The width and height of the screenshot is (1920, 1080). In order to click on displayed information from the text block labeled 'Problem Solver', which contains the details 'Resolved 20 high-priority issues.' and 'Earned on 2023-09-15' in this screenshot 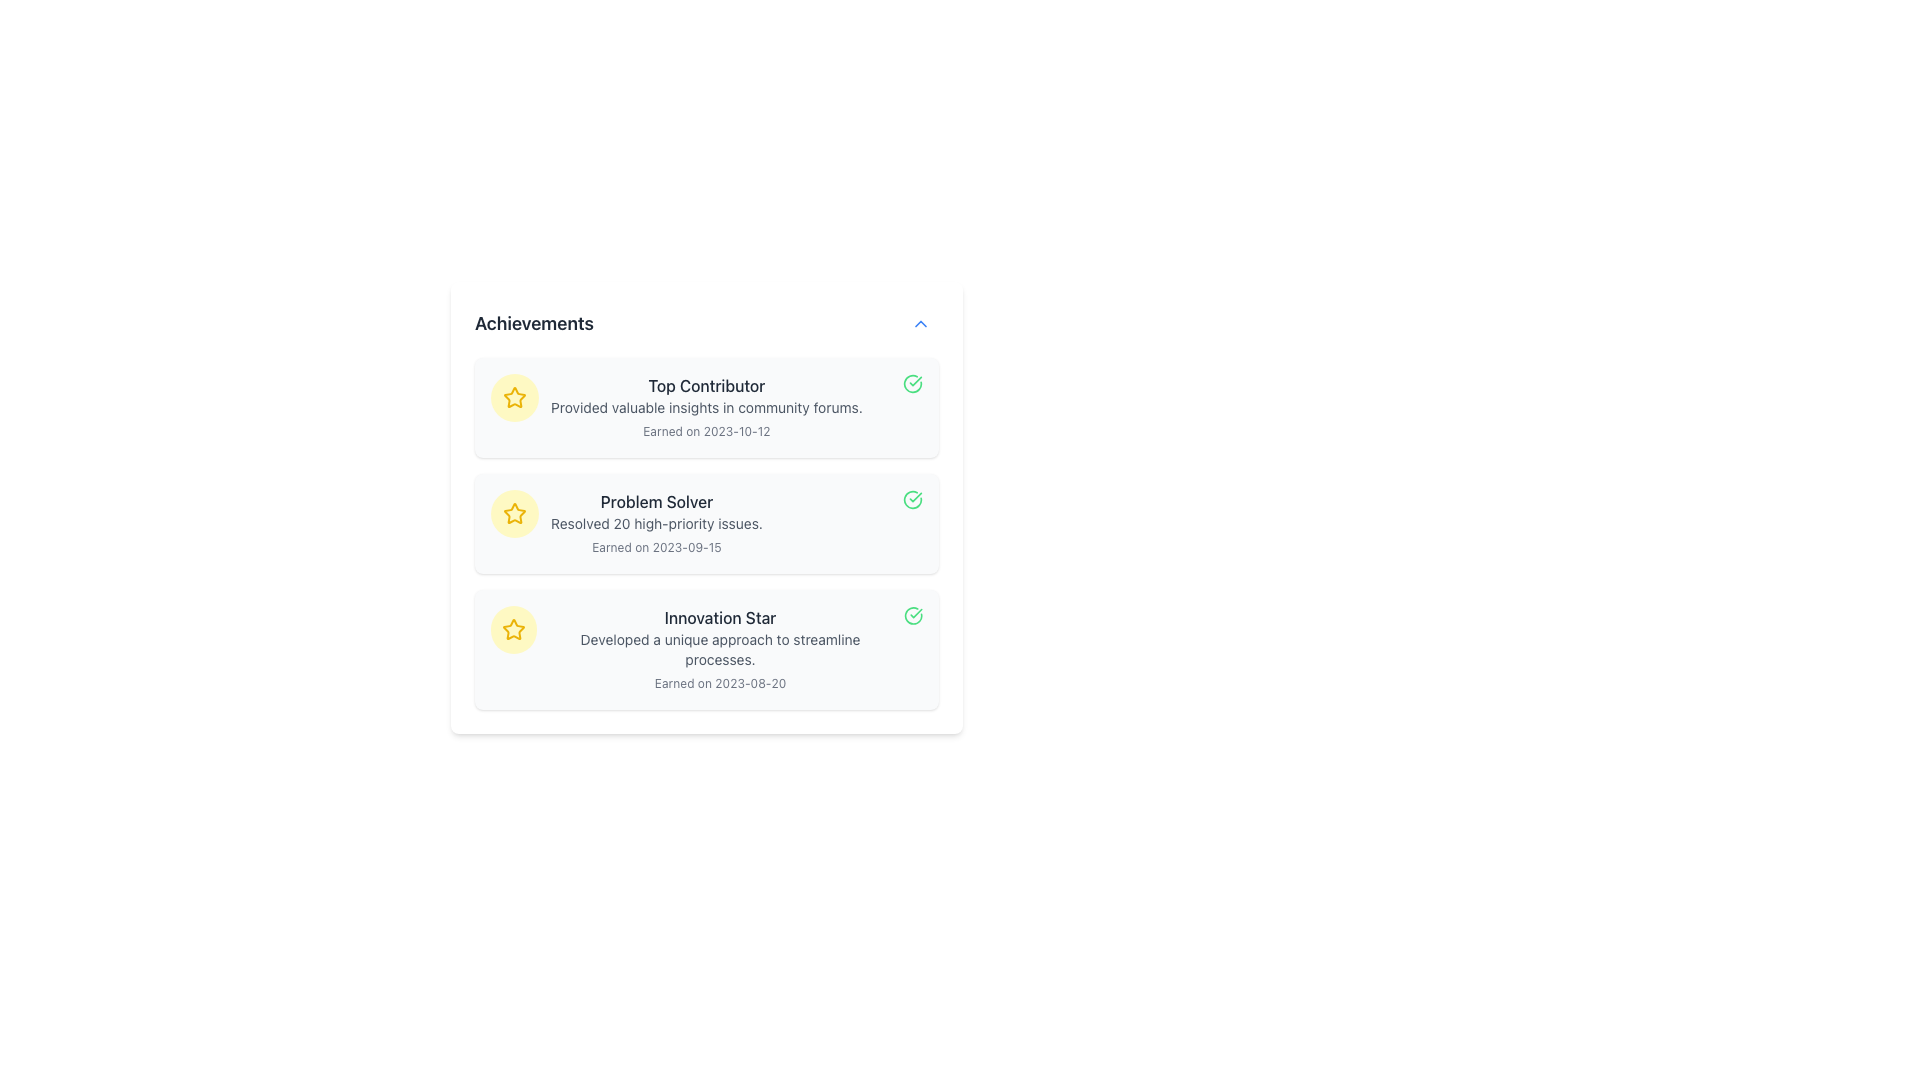, I will do `click(657, 523)`.